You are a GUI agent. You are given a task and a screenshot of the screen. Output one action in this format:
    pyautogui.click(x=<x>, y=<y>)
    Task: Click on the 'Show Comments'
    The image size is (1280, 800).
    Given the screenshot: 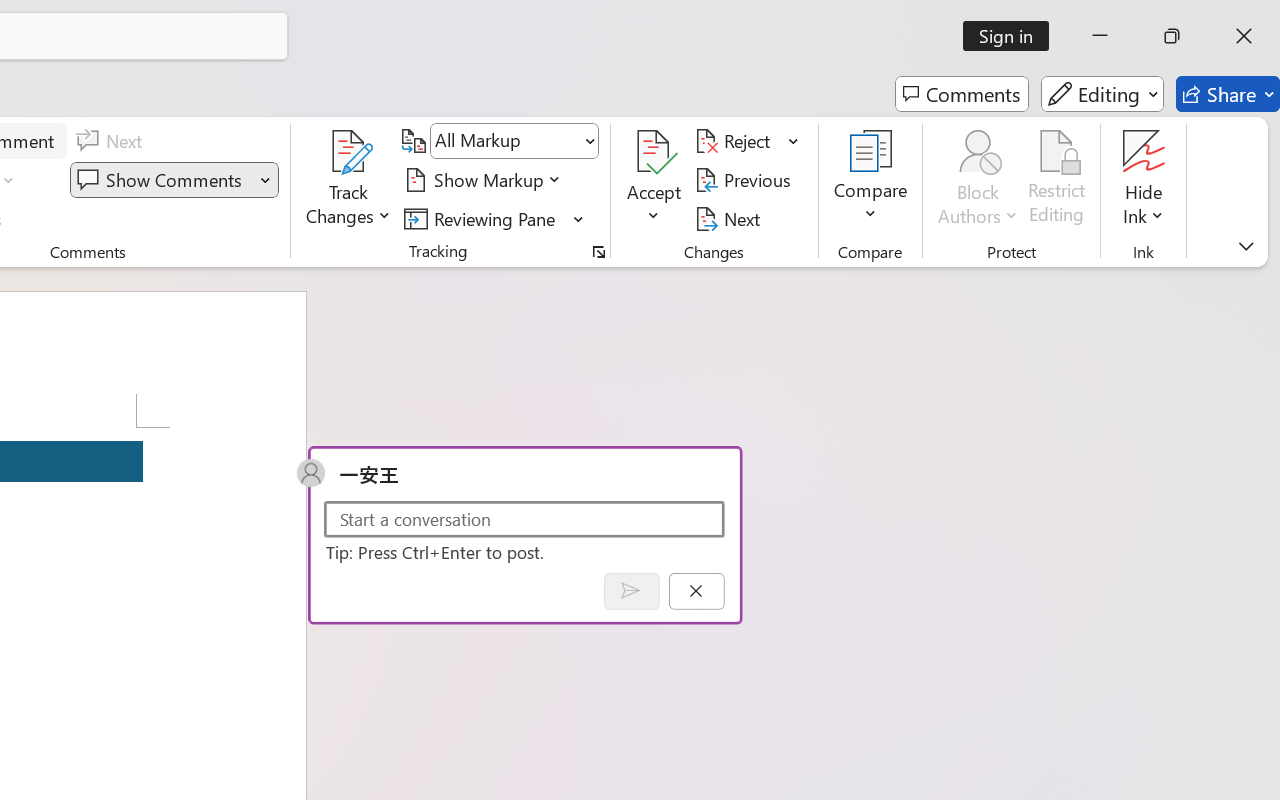 What is the action you would take?
    pyautogui.click(x=162, y=179)
    